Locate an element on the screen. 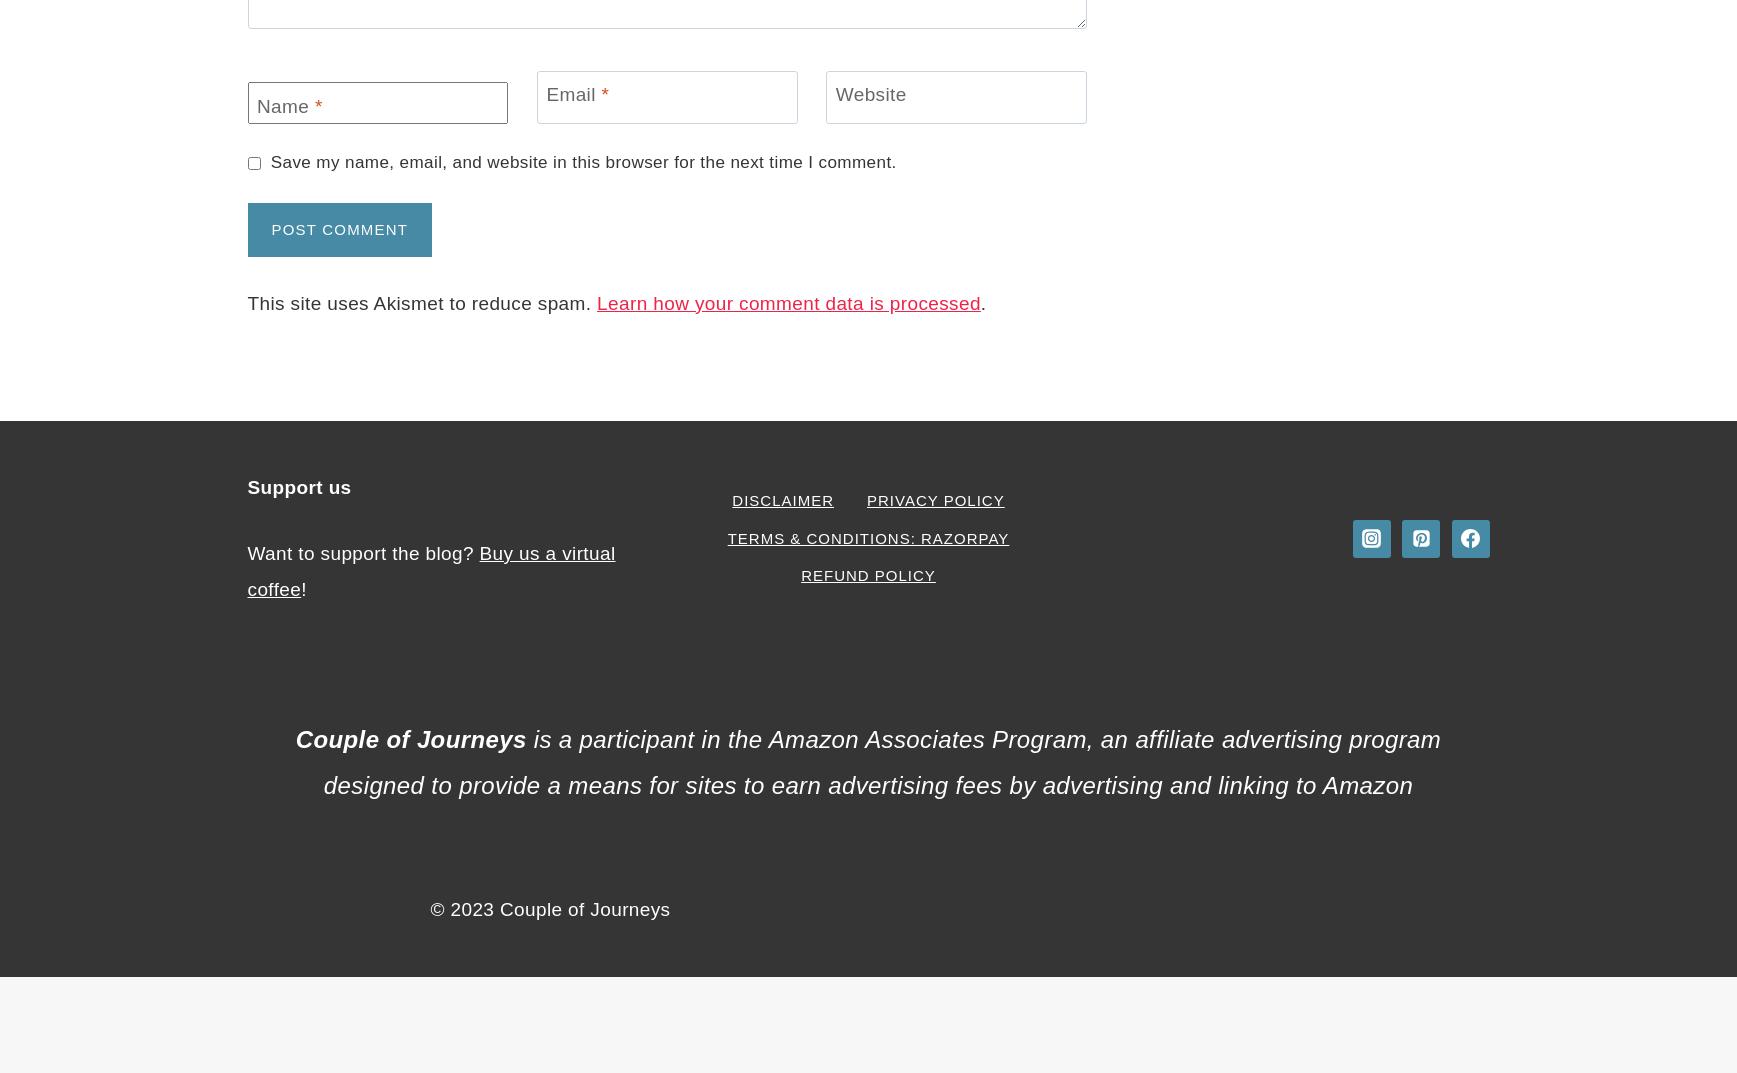 This screenshot has height=1073, width=1737. 'Disclaimer' is located at coordinates (782, 499).